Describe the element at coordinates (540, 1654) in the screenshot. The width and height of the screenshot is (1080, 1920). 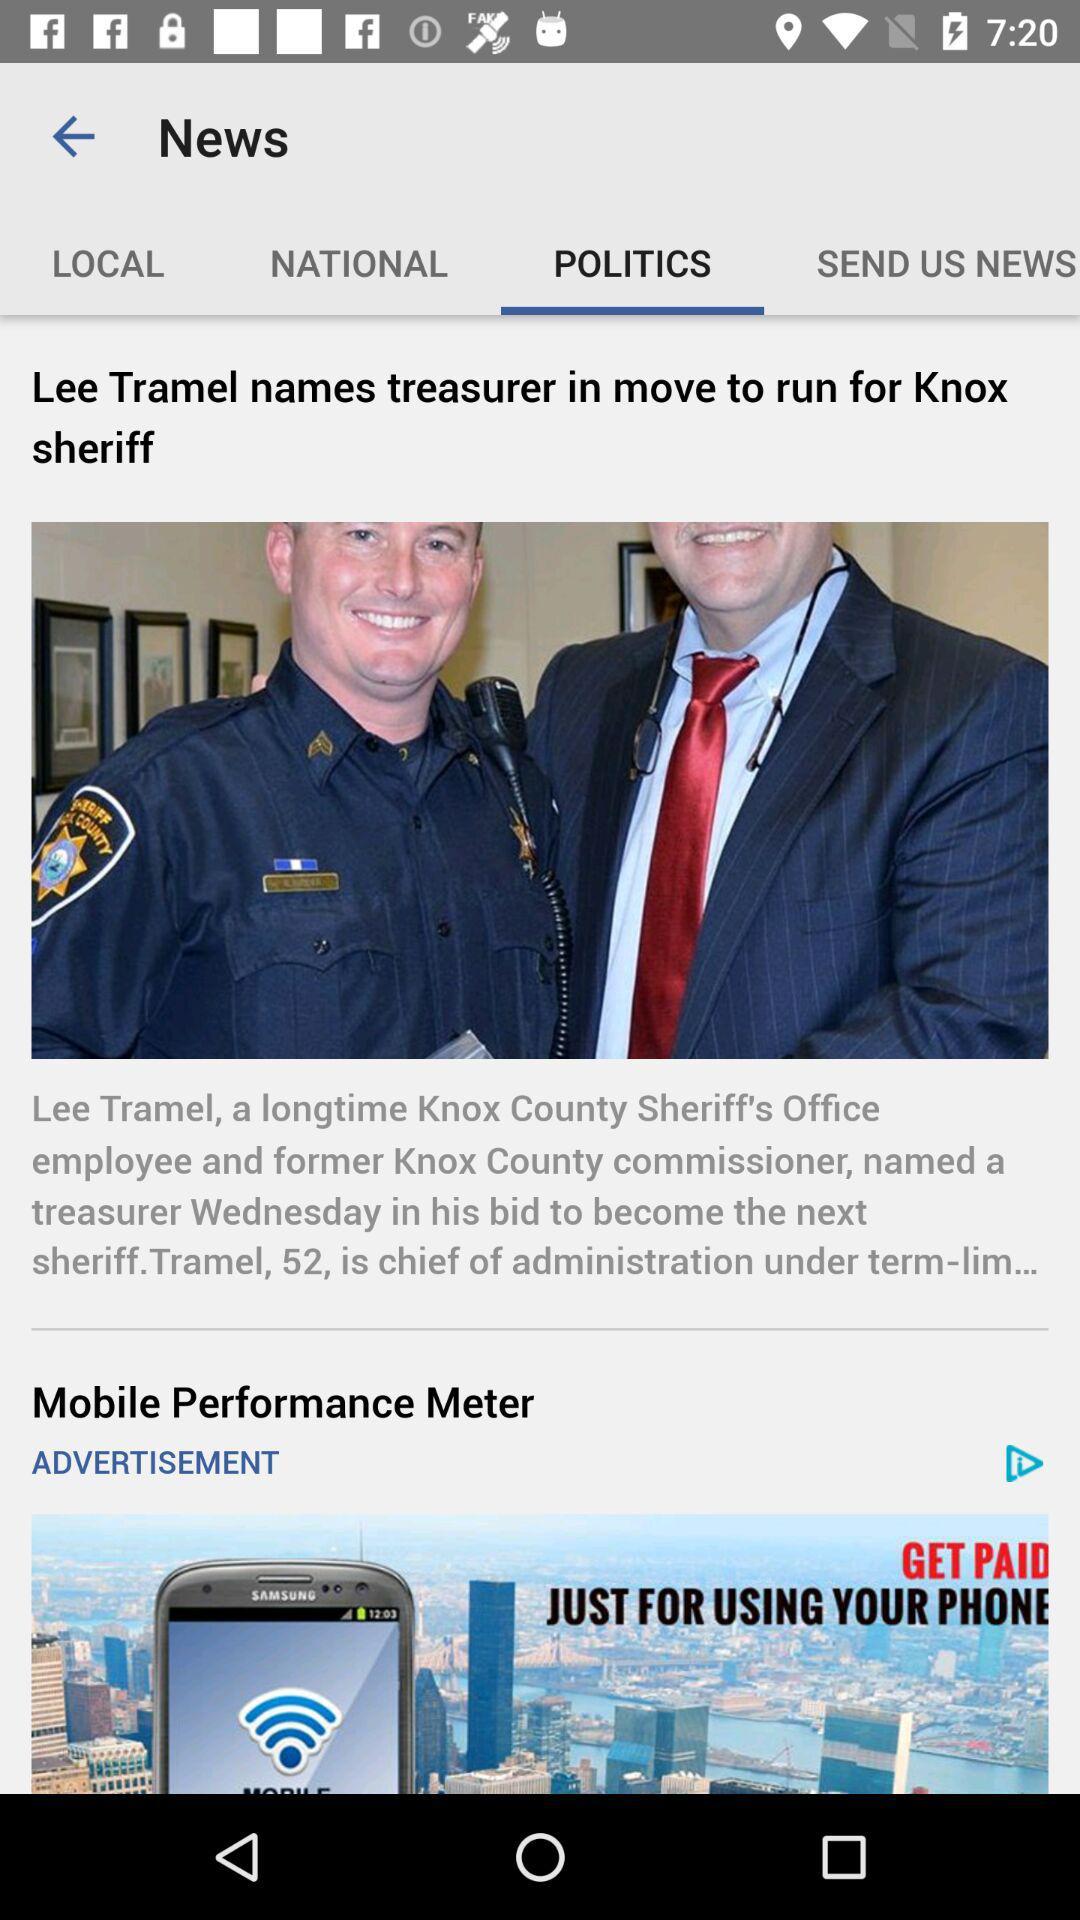
I see `advertising banner button` at that location.